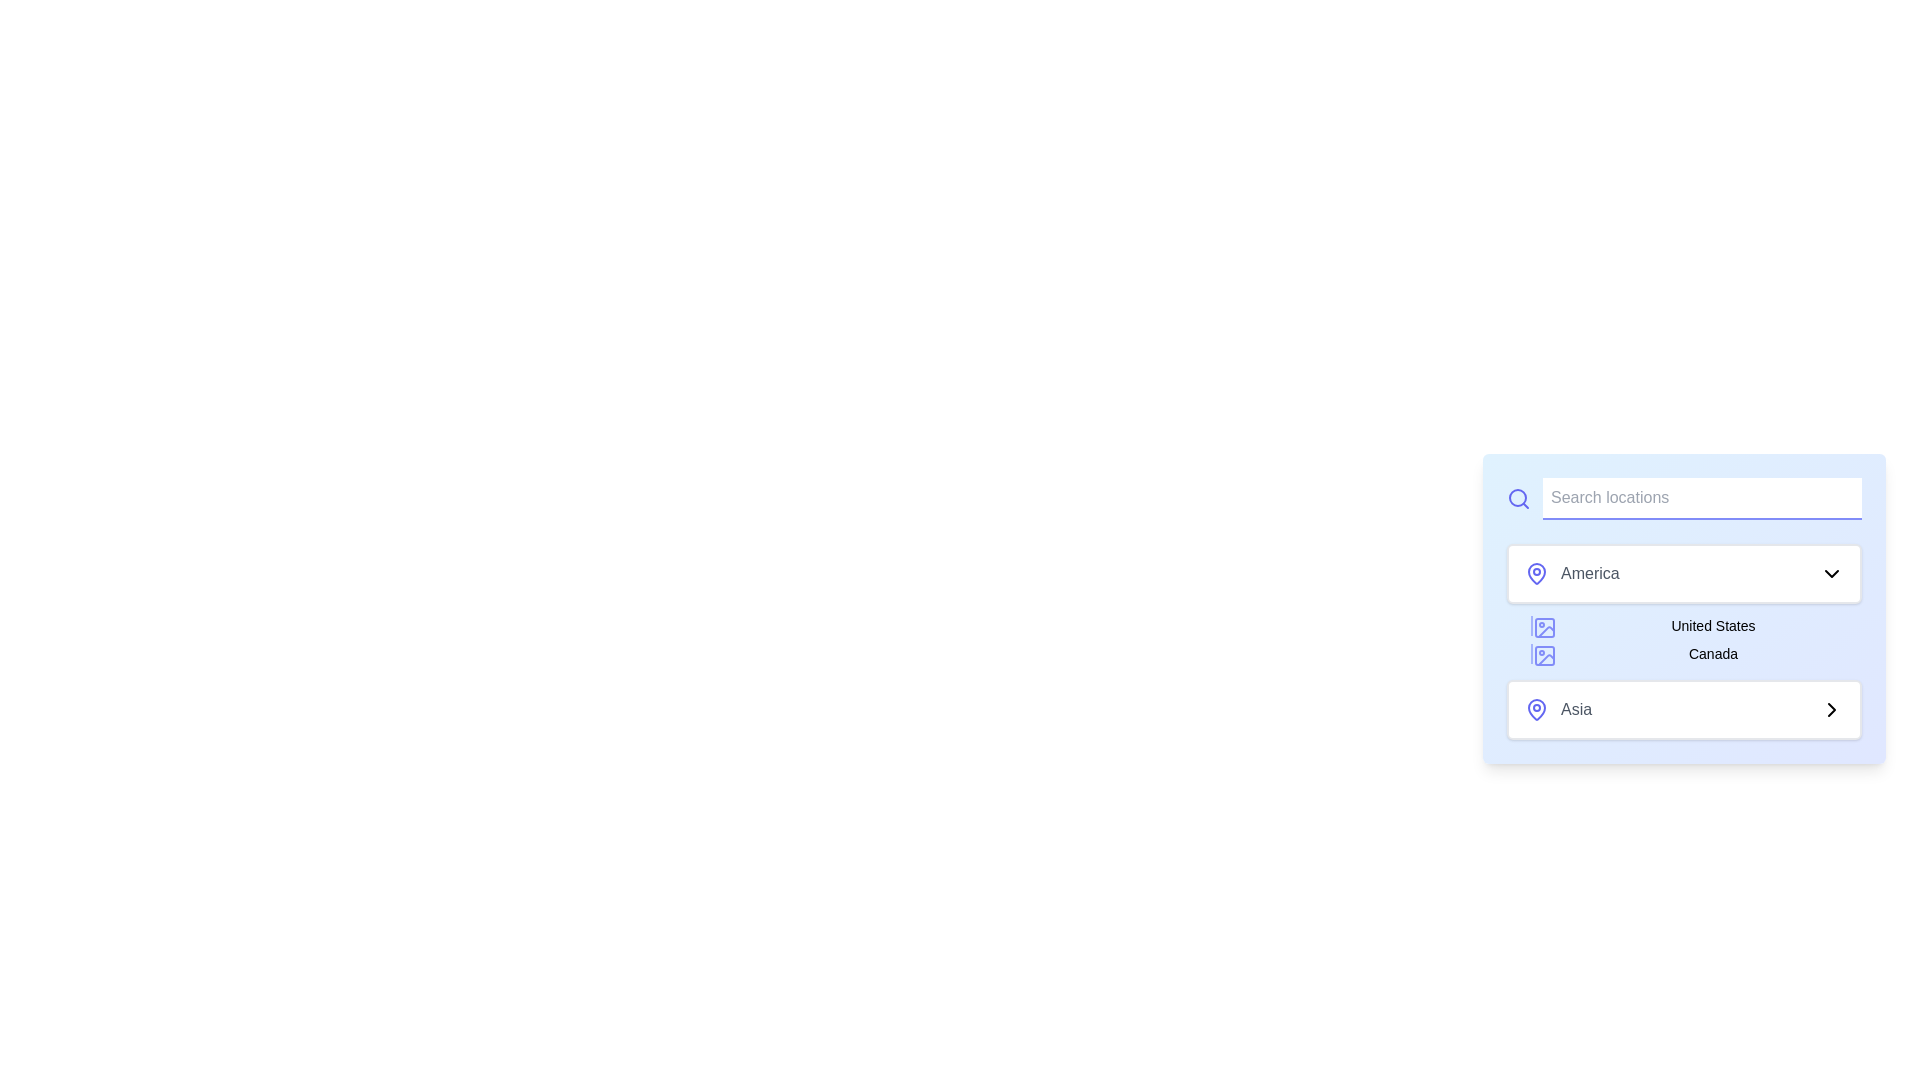 Image resolution: width=1920 pixels, height=1080 pixels. I want to click on the label 'Asia' which indicates a location option in the dropdown menu, positioned below 'America' and accompanied by a map pin icon, so click(1575, 708).